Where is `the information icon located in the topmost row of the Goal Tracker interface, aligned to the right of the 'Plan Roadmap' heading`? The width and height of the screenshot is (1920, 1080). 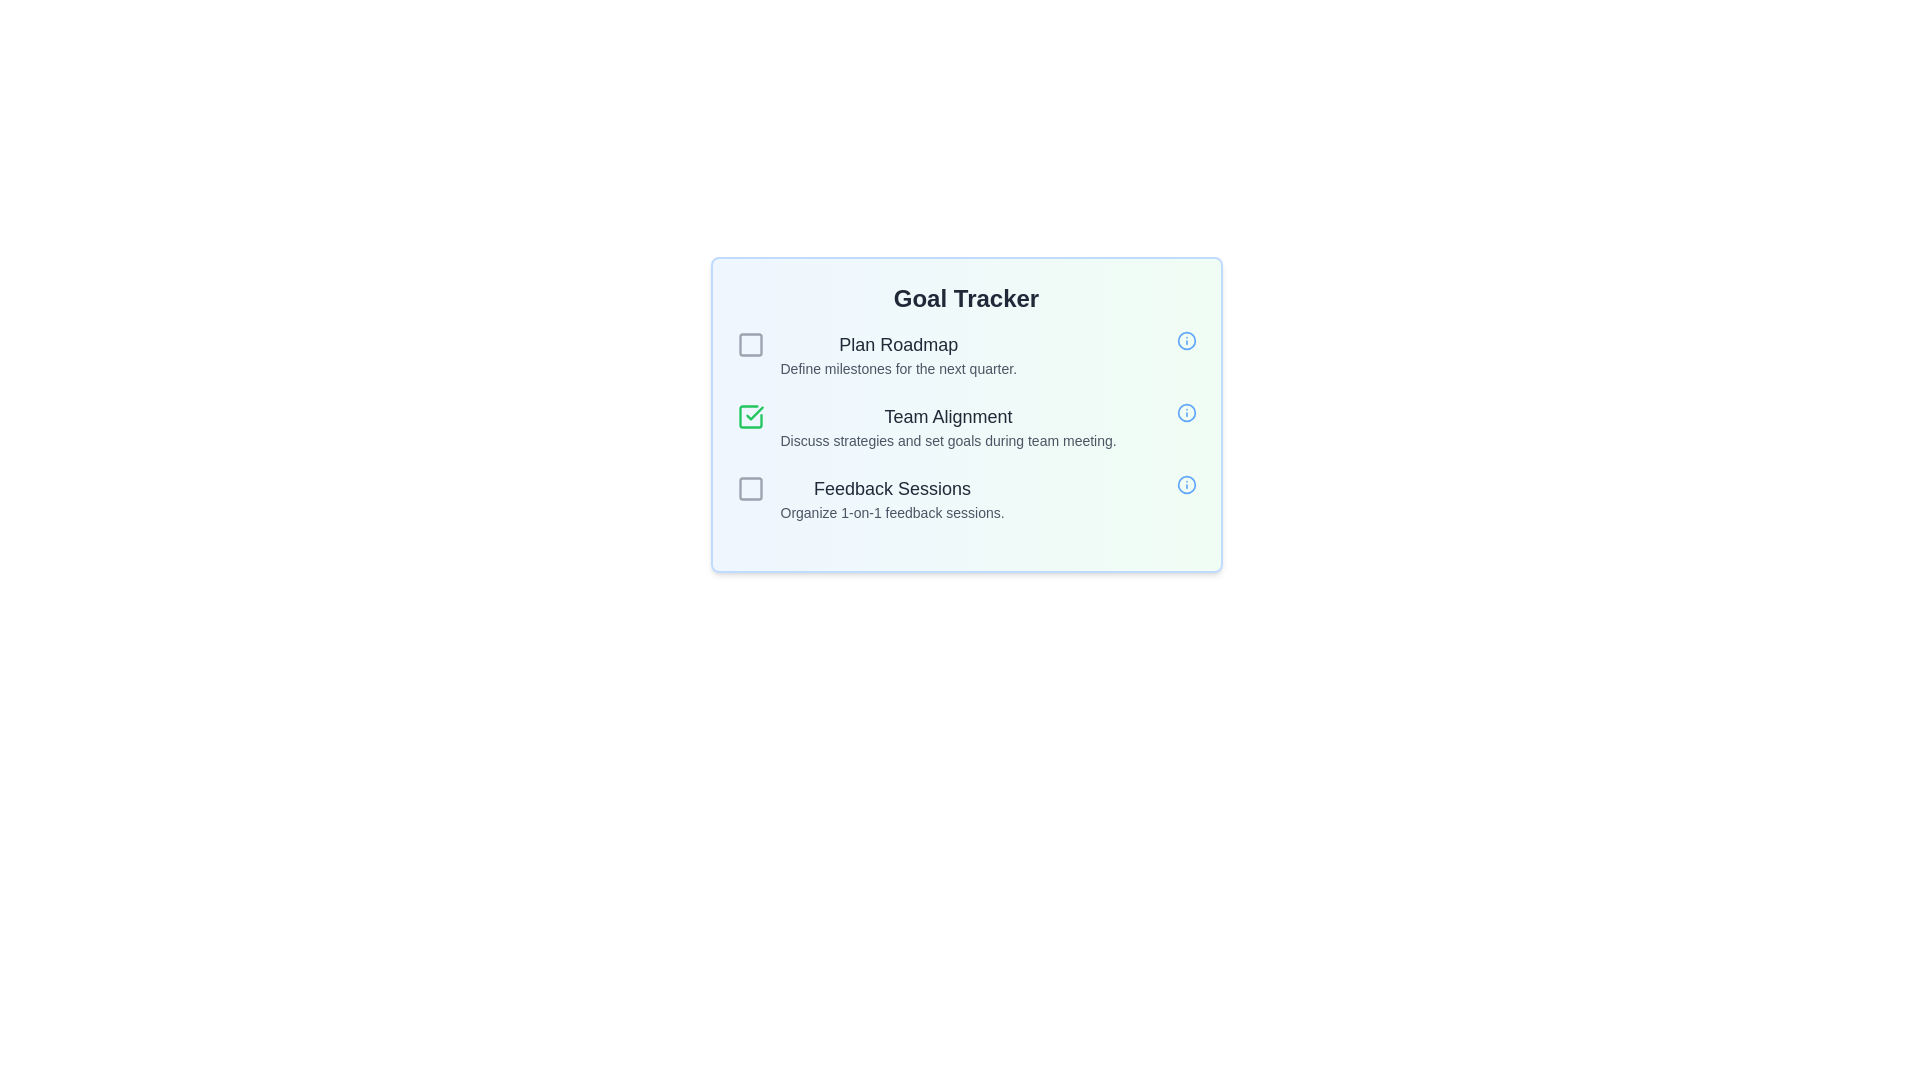 the information icon located in the topmost row of the Goal Tracker interface, aligned to the right of the 'Plan Roadmap' heading is located at coordinates (1186, 339).